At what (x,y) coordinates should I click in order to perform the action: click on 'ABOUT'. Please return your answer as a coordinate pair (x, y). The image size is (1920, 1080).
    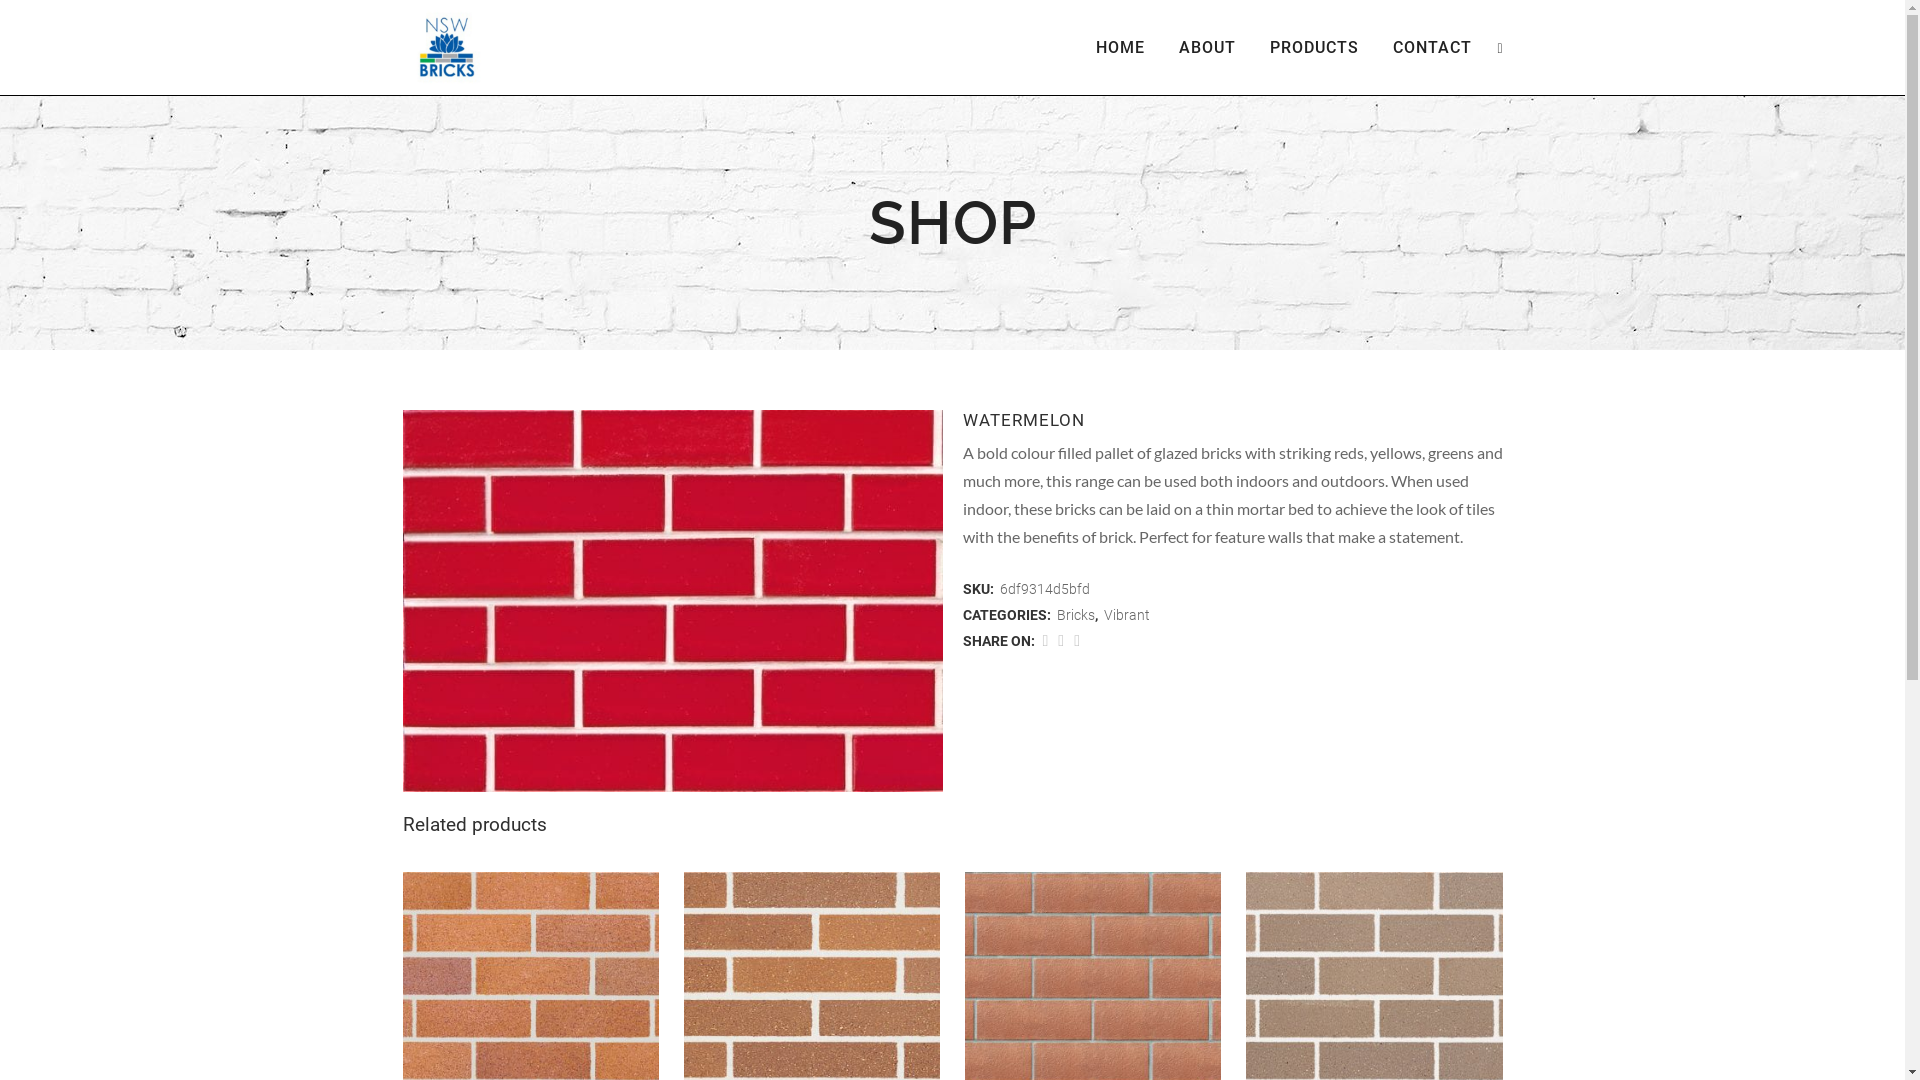
    Looking at the image, I should click on (1206, 46).